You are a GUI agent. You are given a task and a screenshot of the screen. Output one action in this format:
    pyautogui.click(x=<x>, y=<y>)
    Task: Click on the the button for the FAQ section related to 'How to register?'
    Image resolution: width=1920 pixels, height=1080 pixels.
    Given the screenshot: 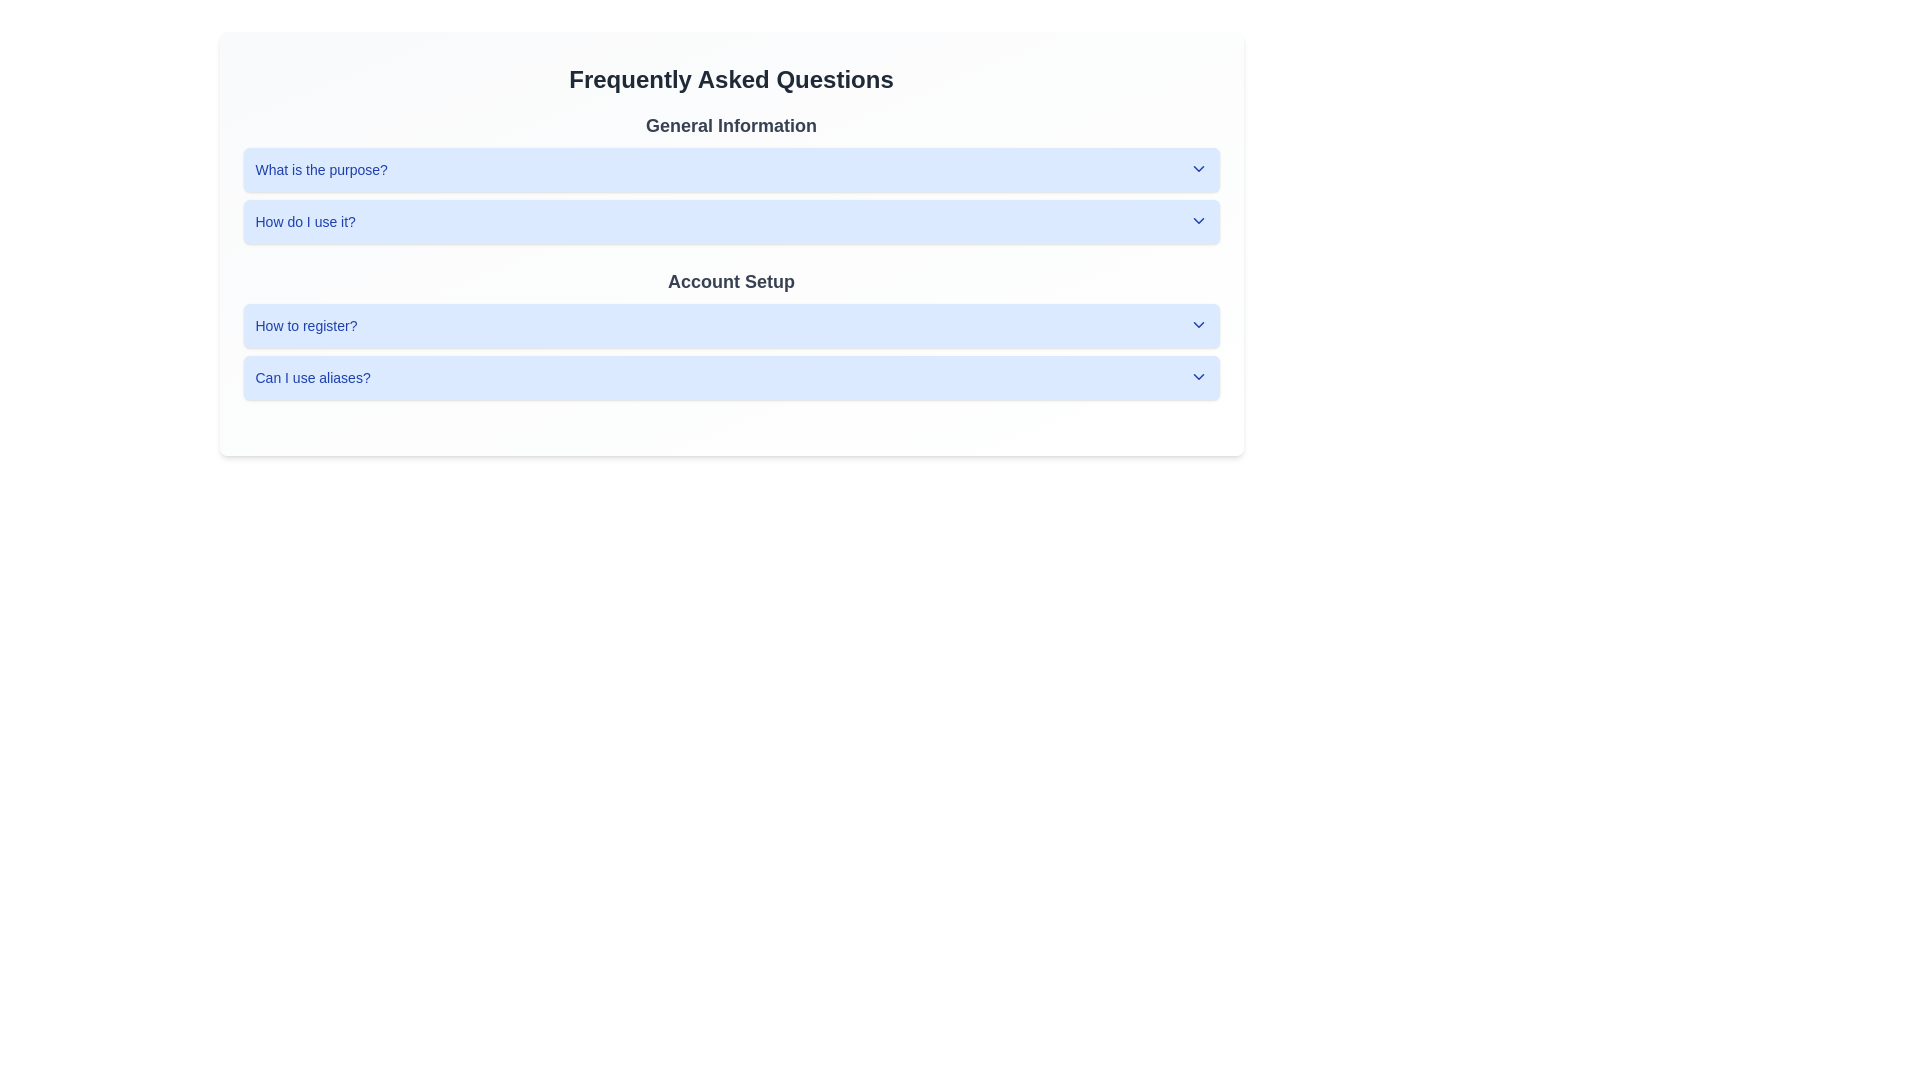 What is the action you would take?
    pyautogui.click(x=730, y=325)
    